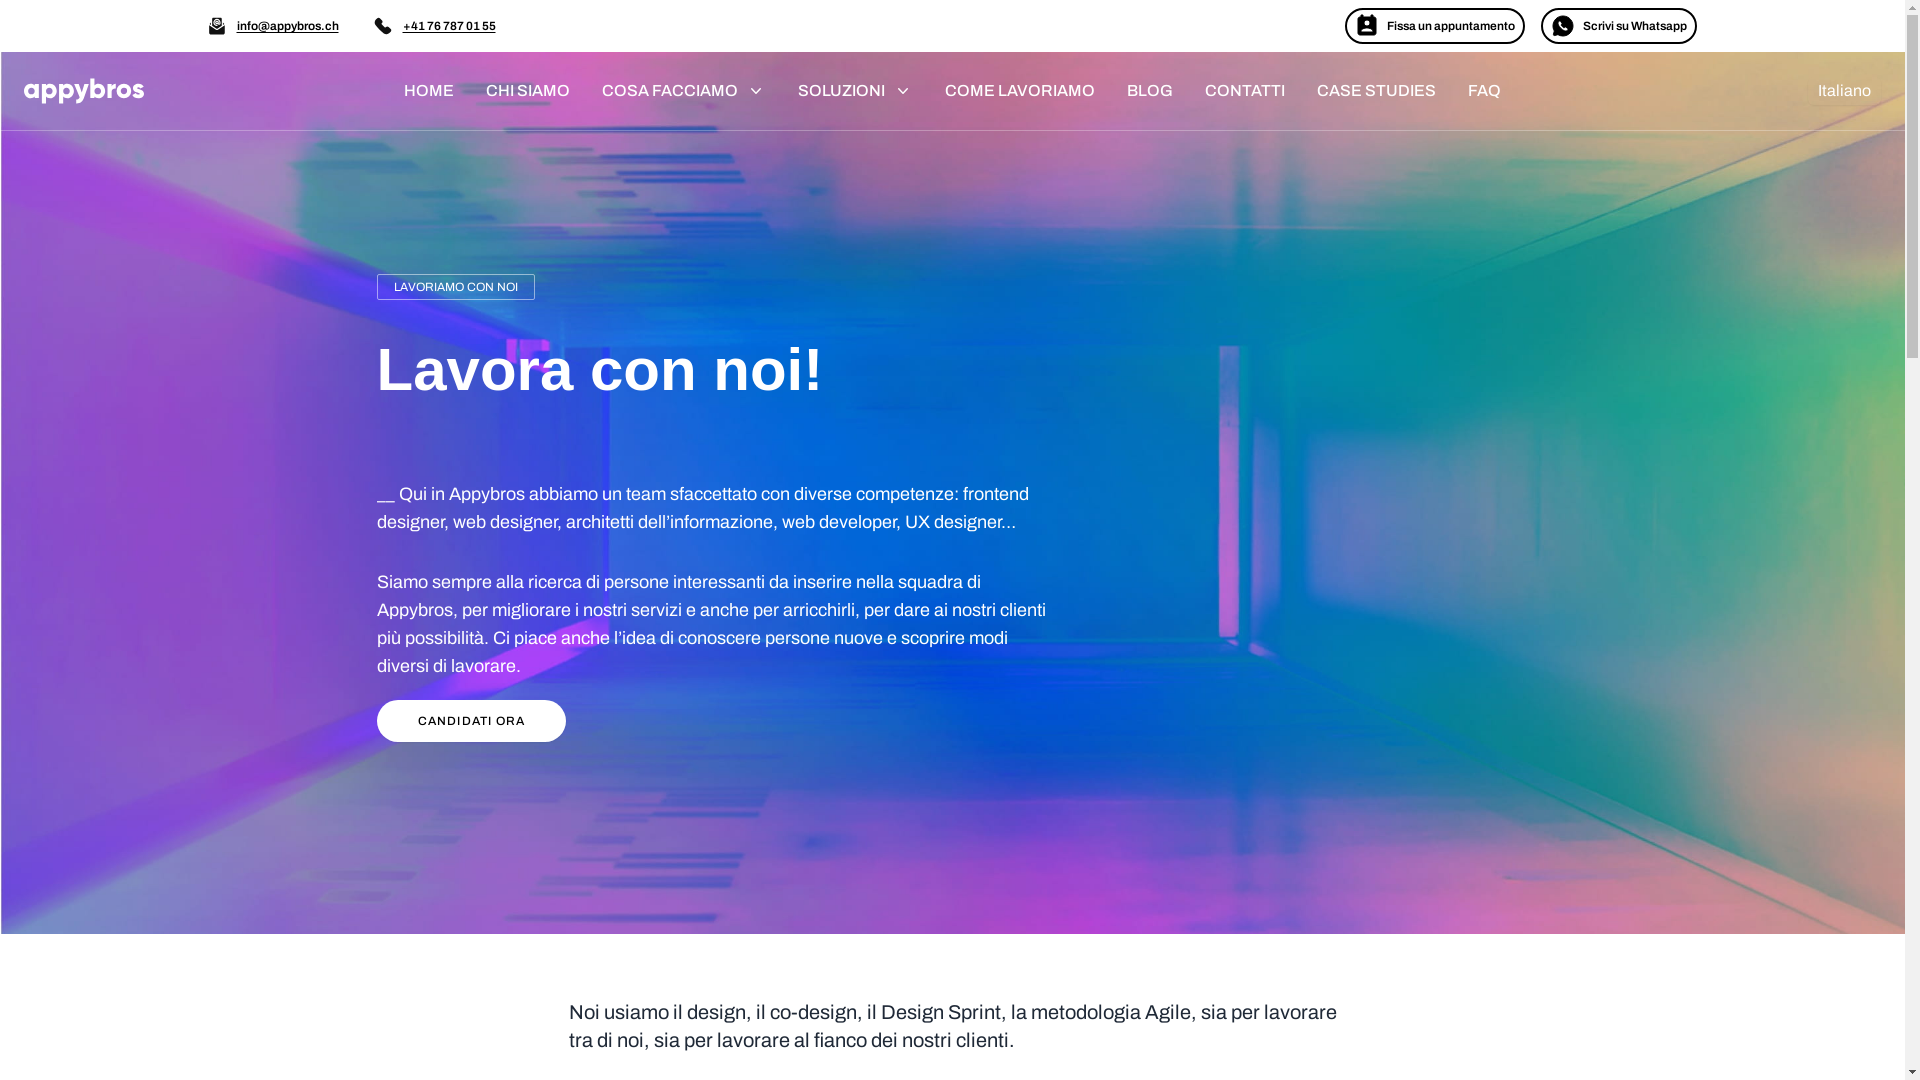  Describe the element at coordinates (1019, 91) in the screenshot. I see `'COME LAVORIAMO'` at that location.